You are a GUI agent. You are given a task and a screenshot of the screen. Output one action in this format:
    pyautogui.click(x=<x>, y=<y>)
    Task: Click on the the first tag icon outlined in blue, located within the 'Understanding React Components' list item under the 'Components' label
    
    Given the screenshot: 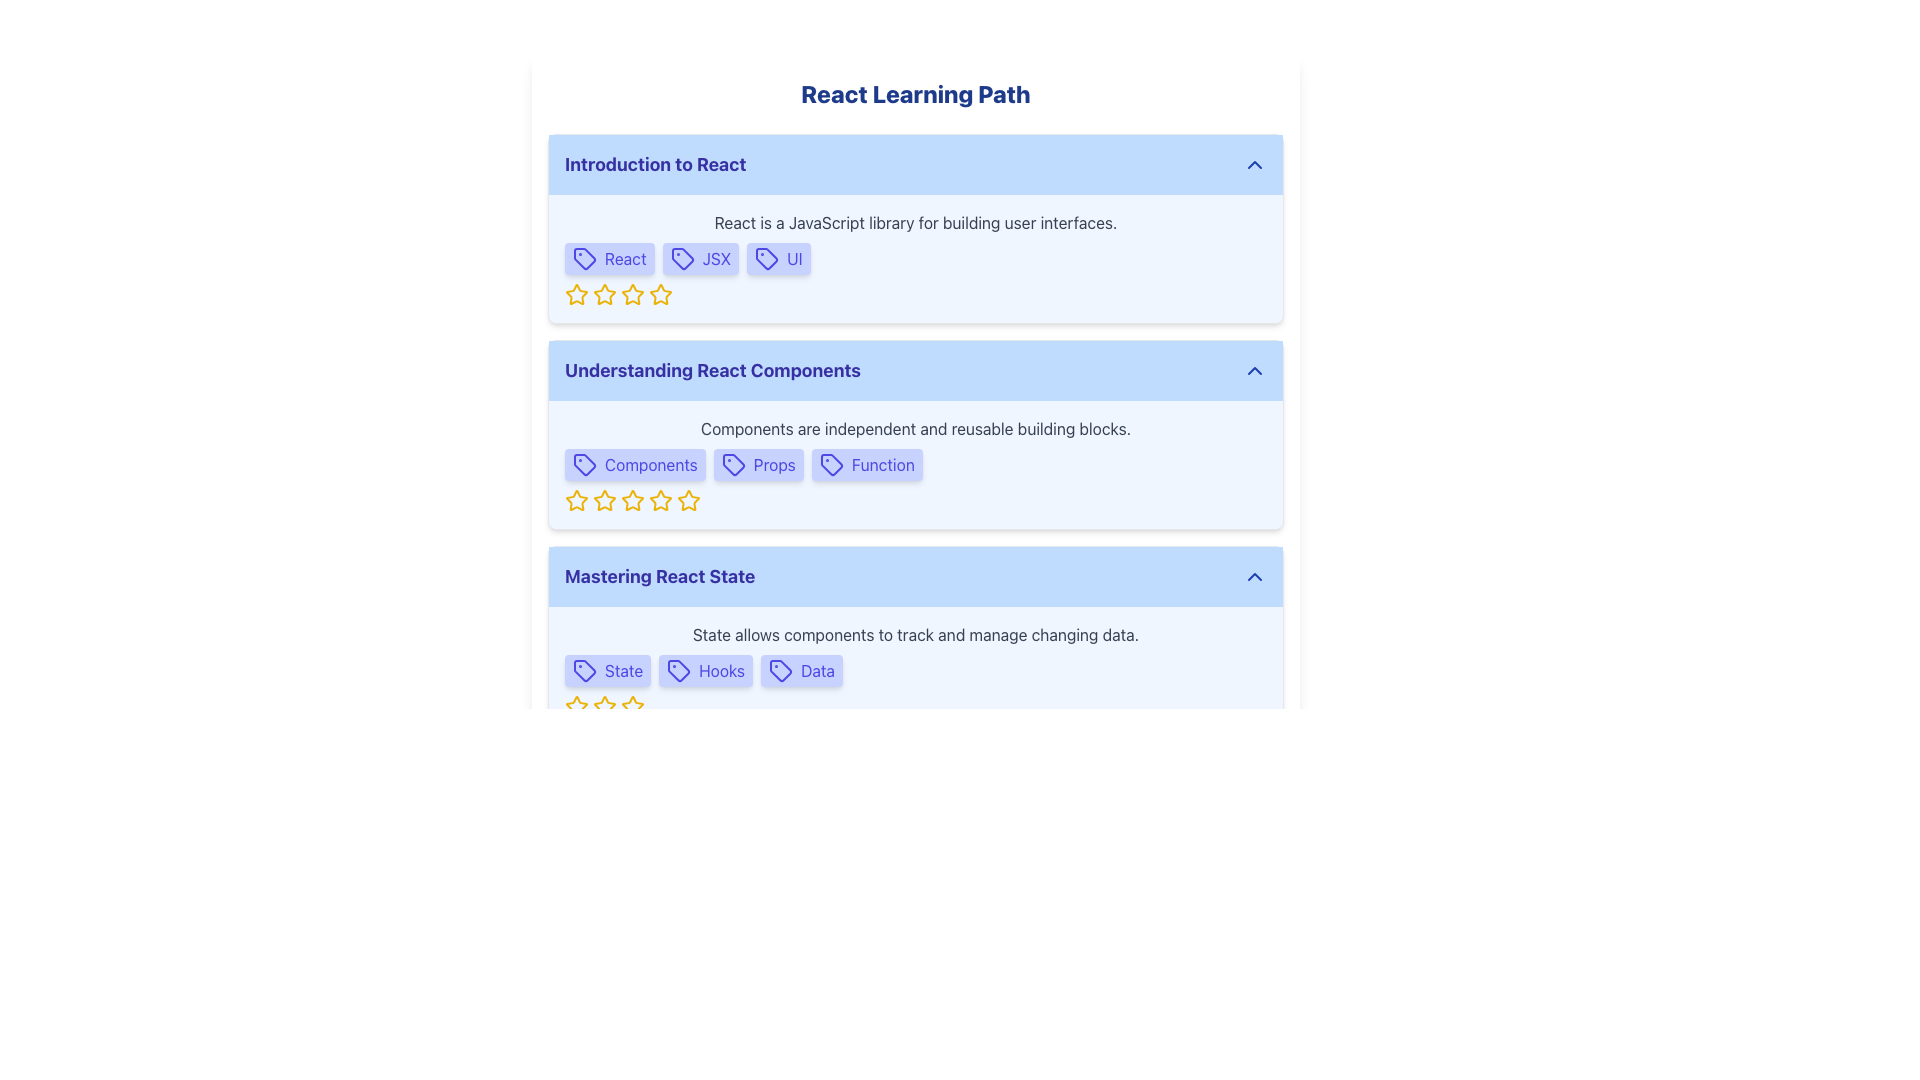 What is the action you would take?
    pyautogui.click(x=584, y=465)
    